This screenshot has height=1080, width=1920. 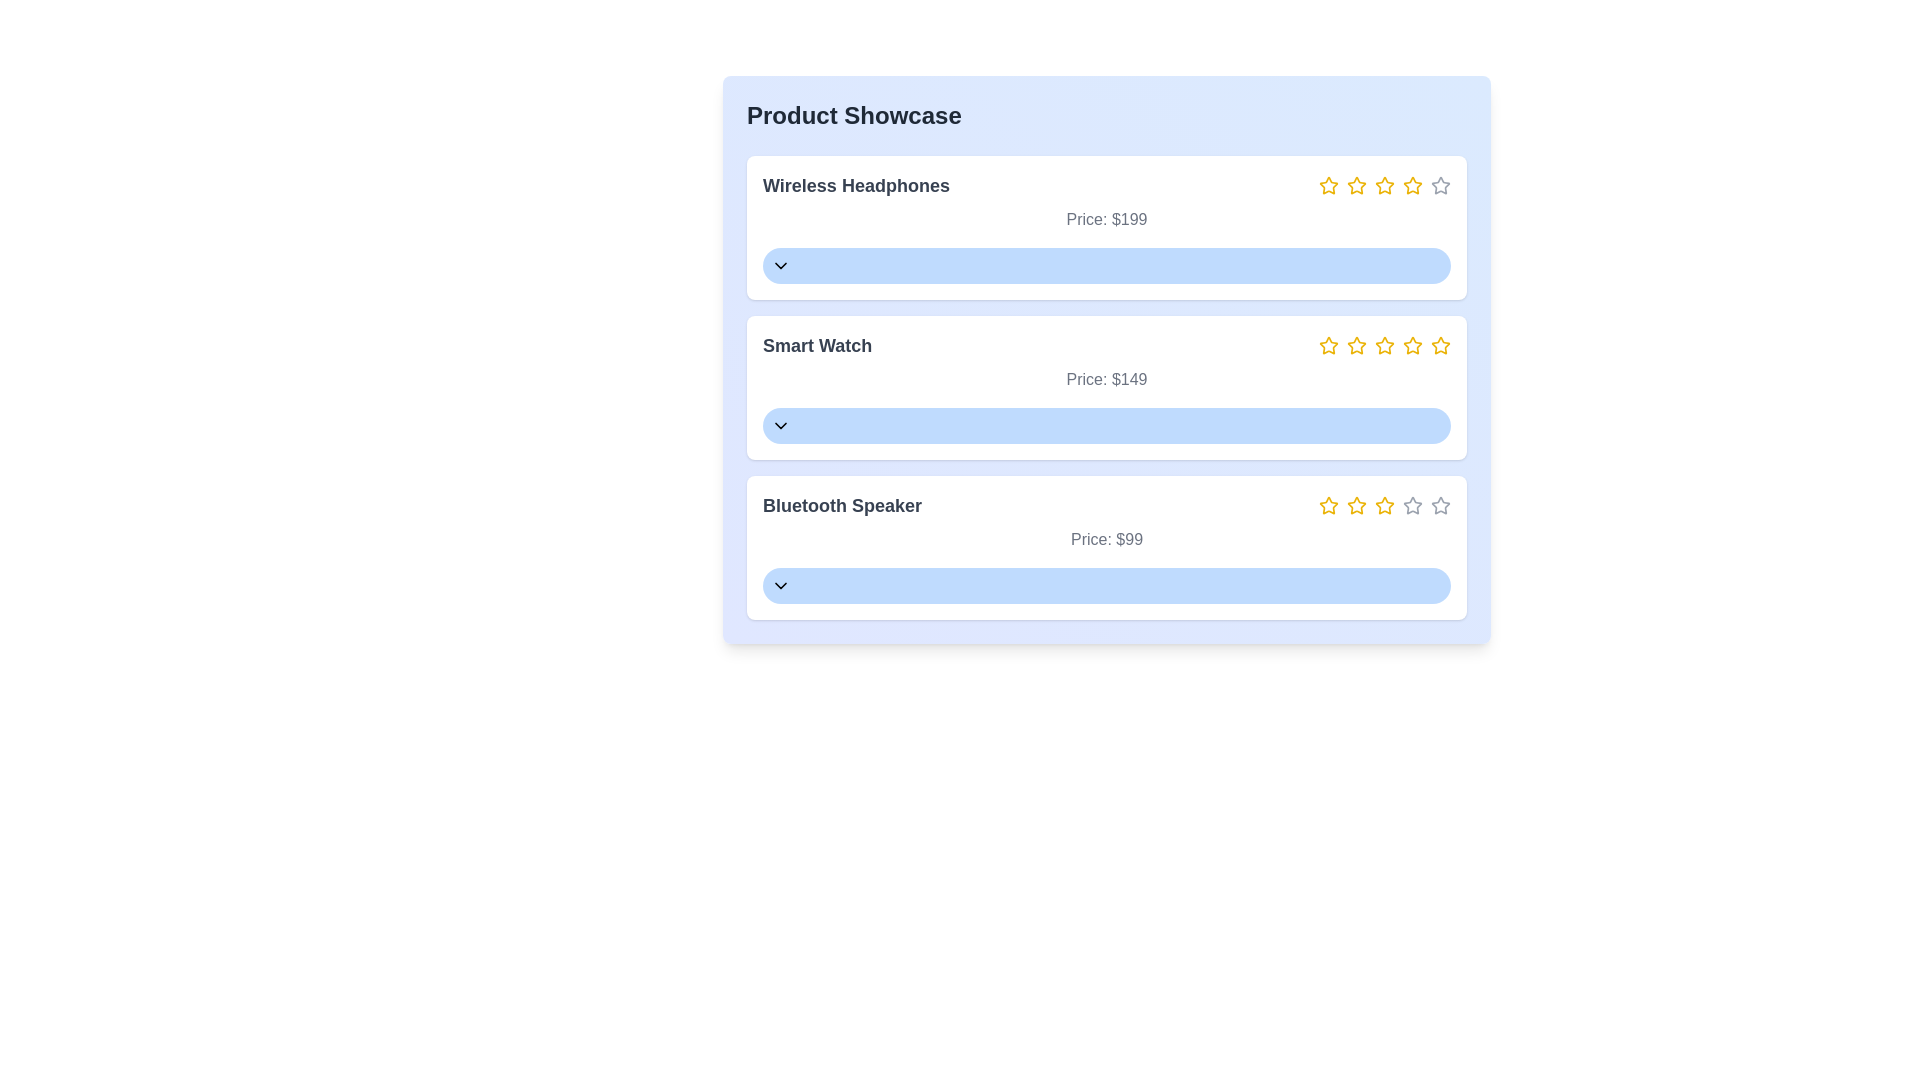 I want to click on the fifth uncolored rating star icon for the product 'Wireless Headphones', so click(x=1440, y=185).